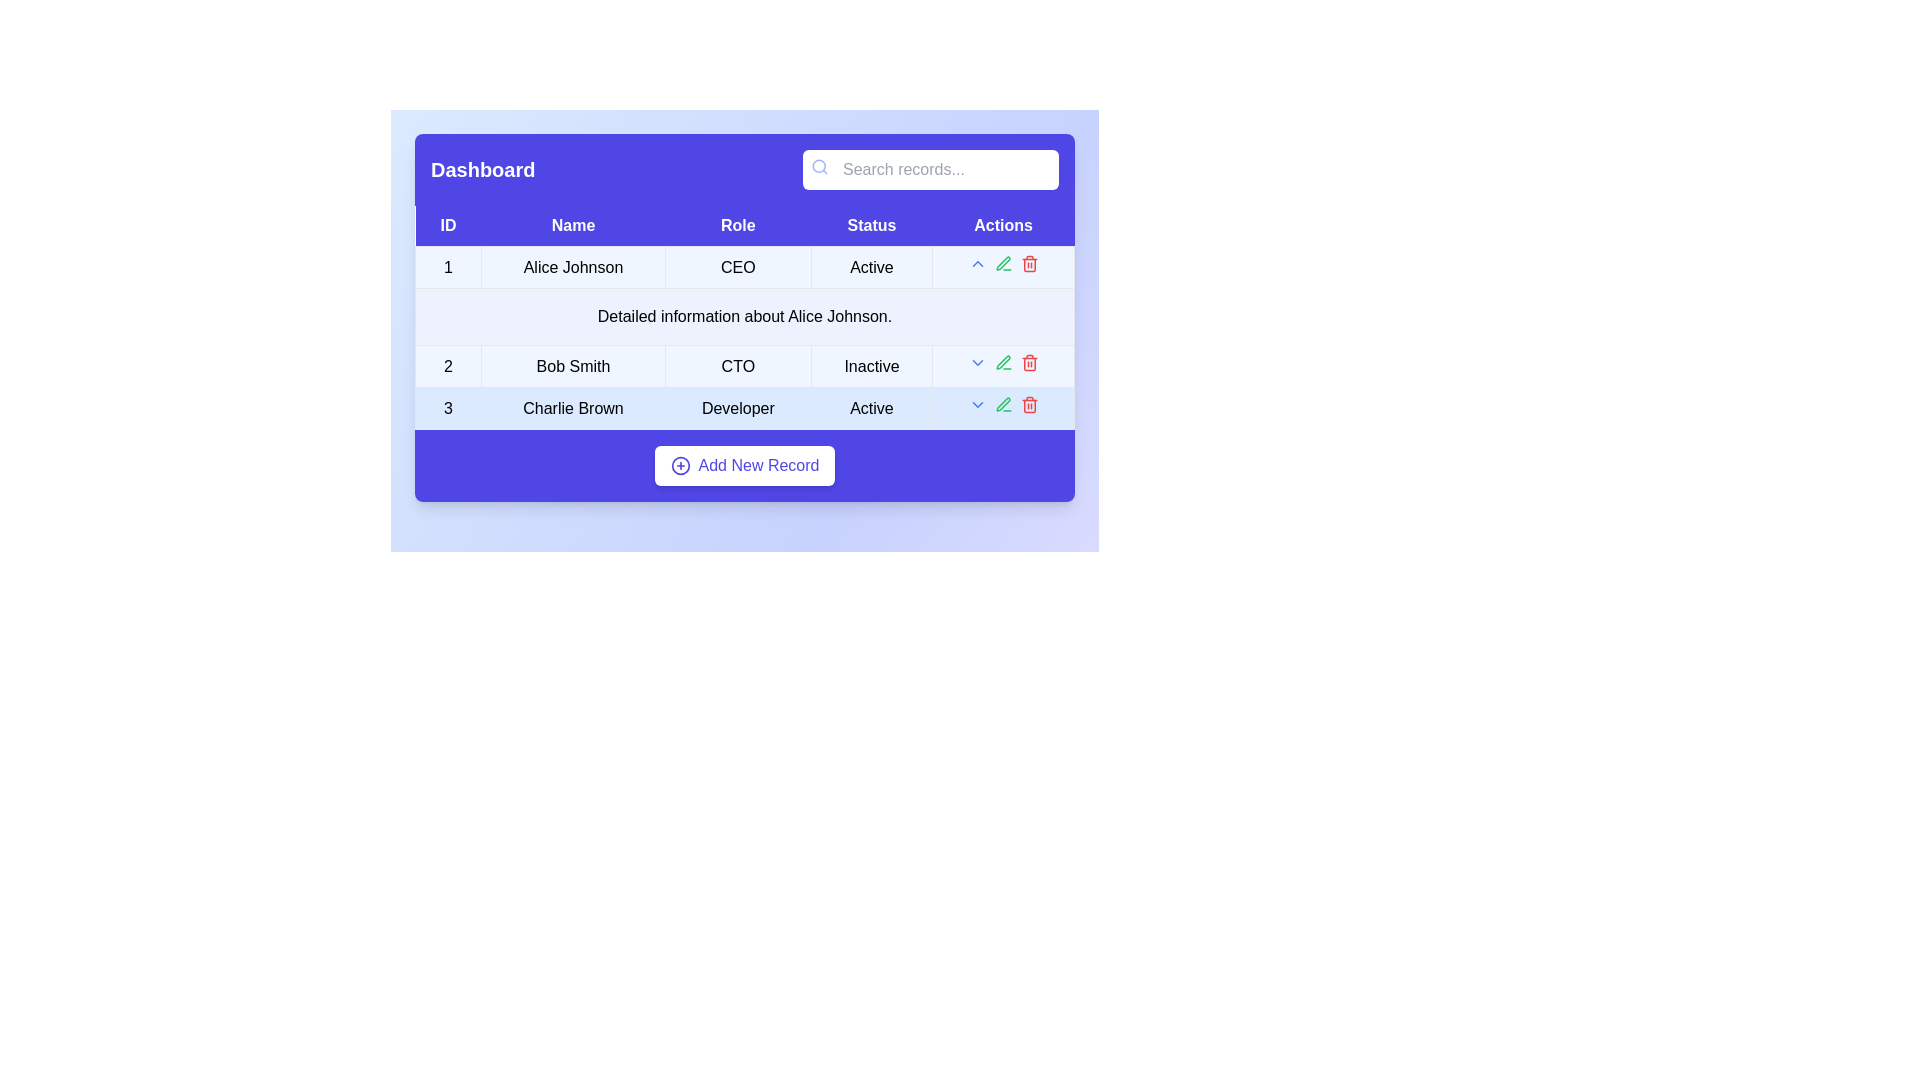  Describe the element at coordinates (743, 366) in the screenshot. I see `the table row displaying information about Bob Smith` at that location.